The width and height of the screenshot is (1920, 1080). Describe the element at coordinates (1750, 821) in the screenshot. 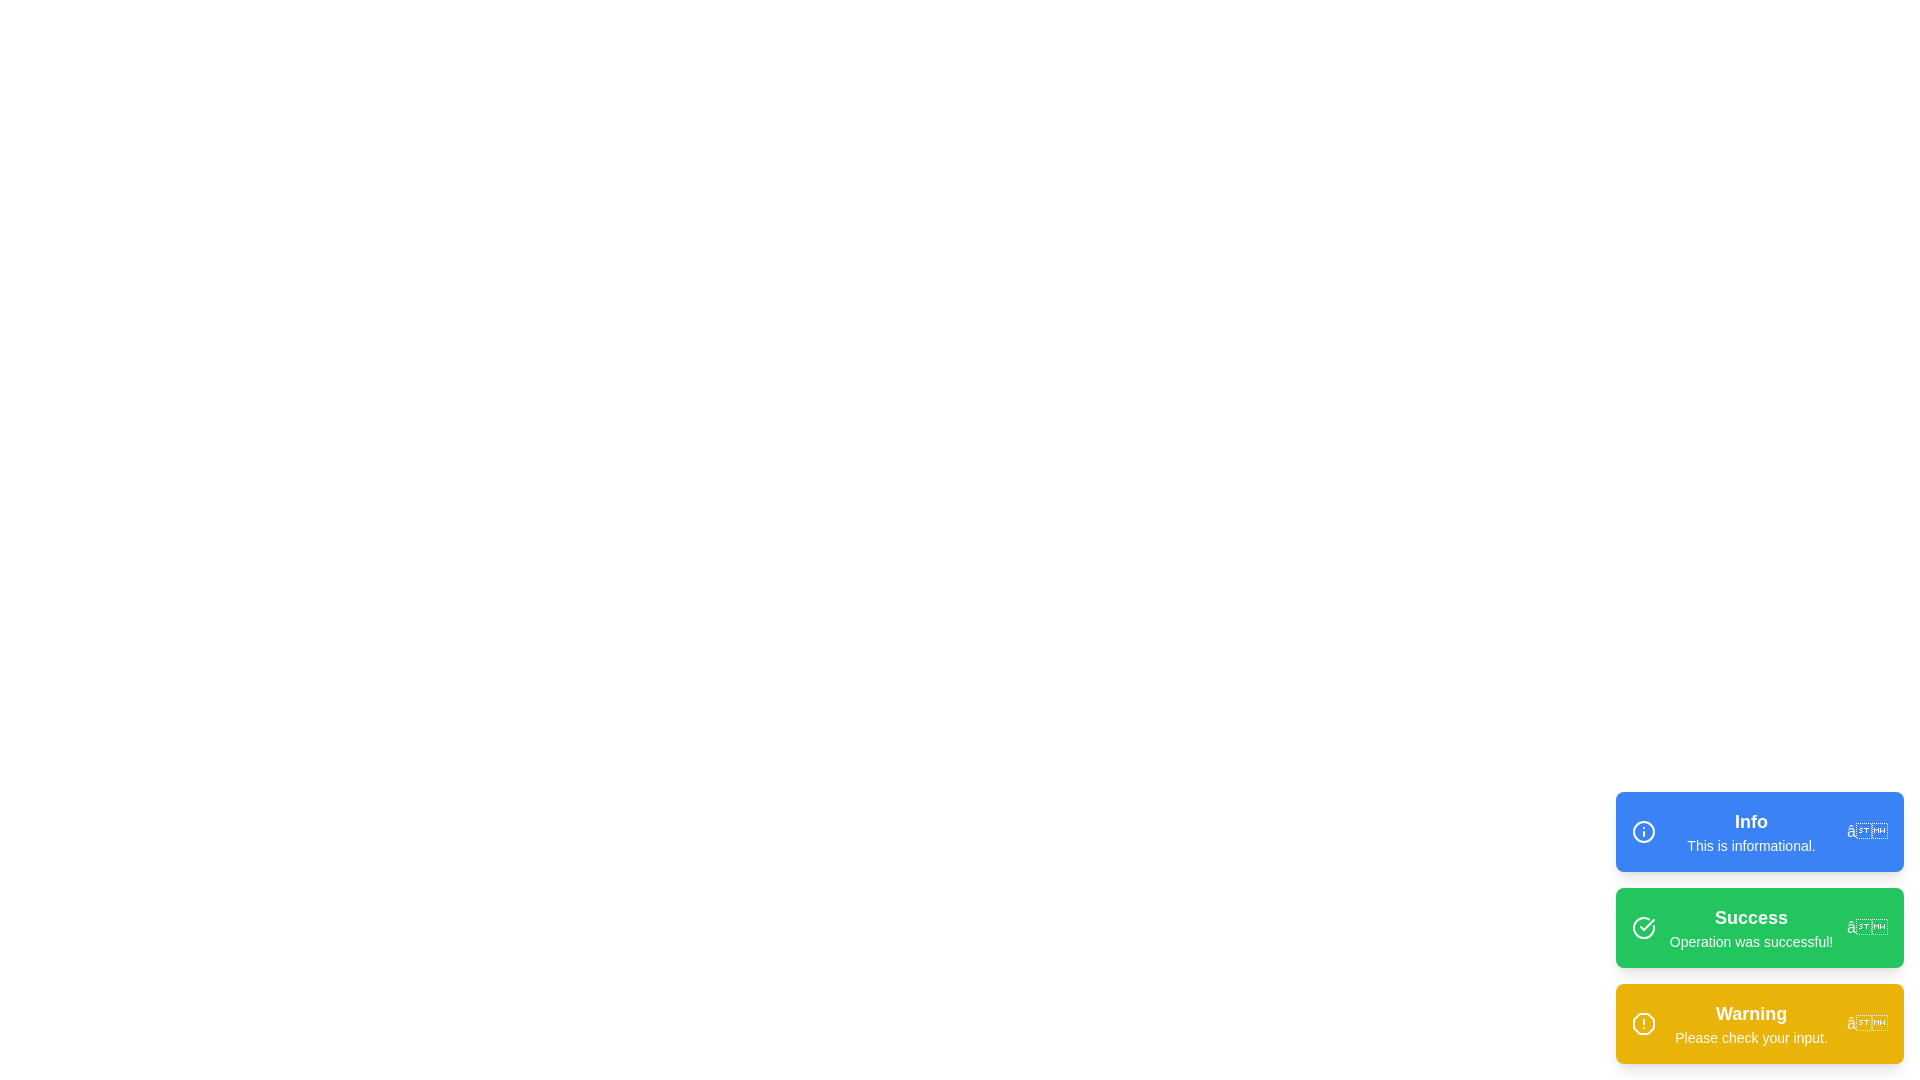

I see `prominent bold text element displaying the word 'Info' located within the upper blue notification box` at that location.